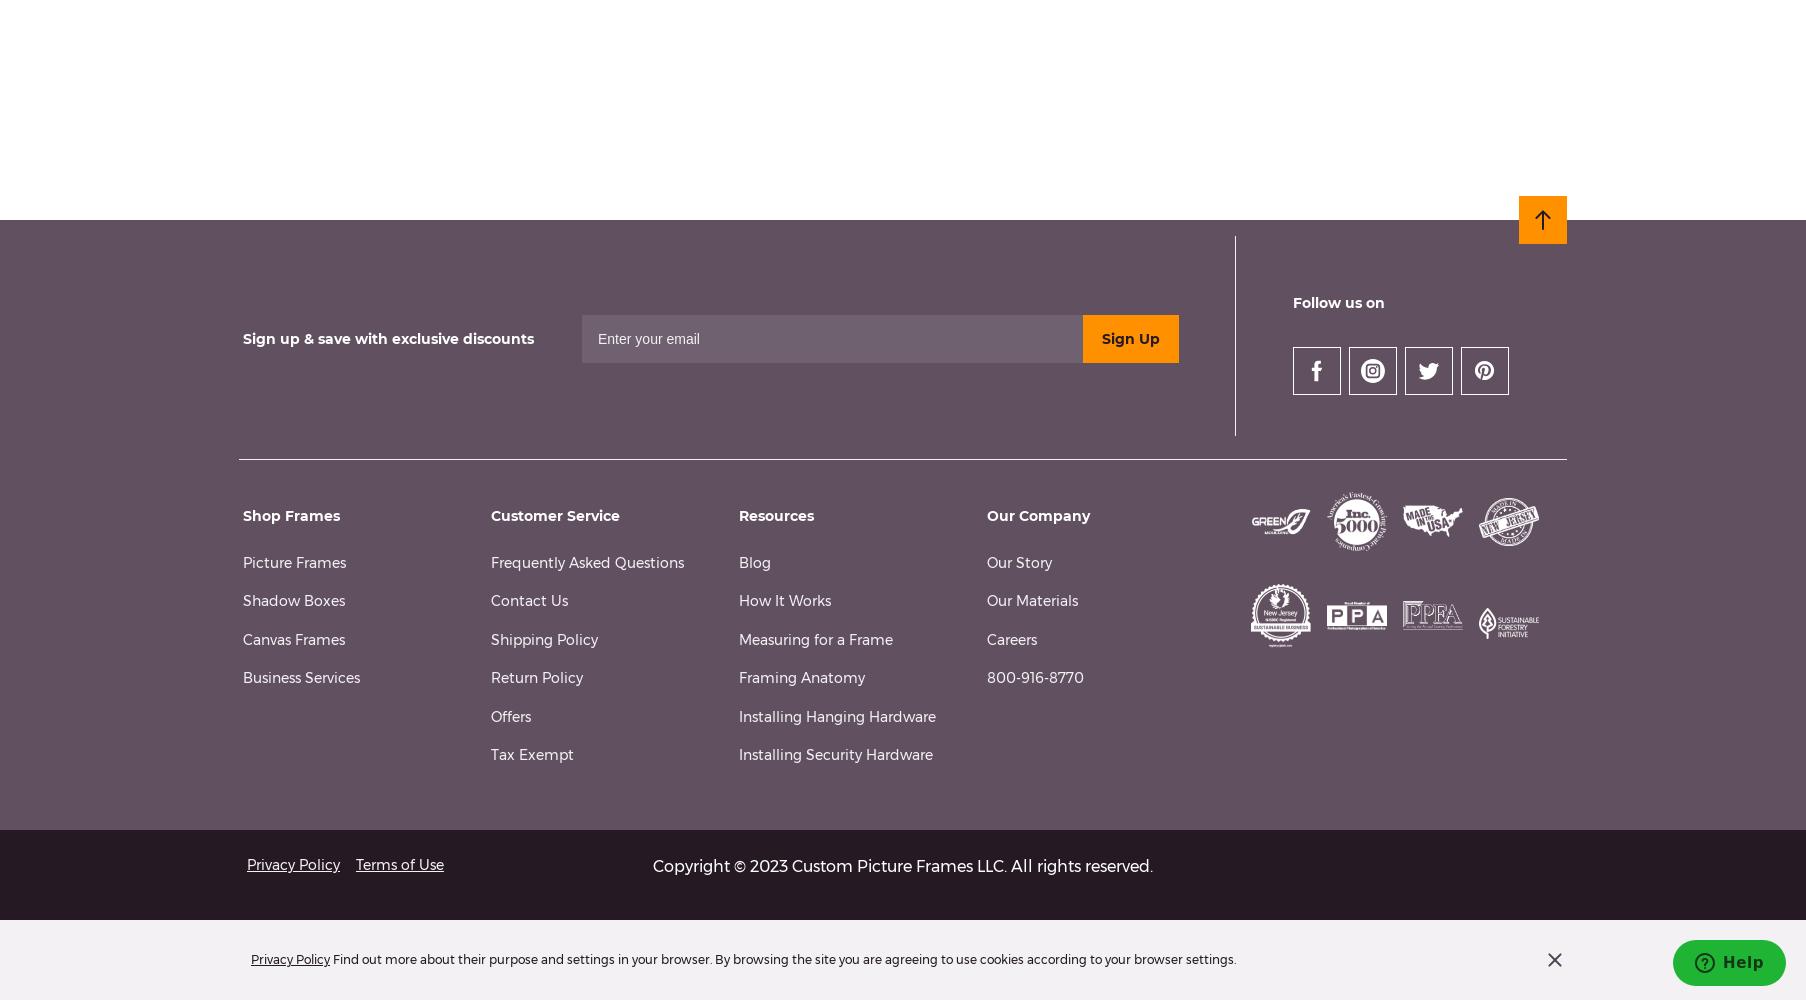 The height and width of the screenshot is (1000, 1806). Describe the element at coordinates (510, 715) in the screenshot. I see `'Offers'` at that location.